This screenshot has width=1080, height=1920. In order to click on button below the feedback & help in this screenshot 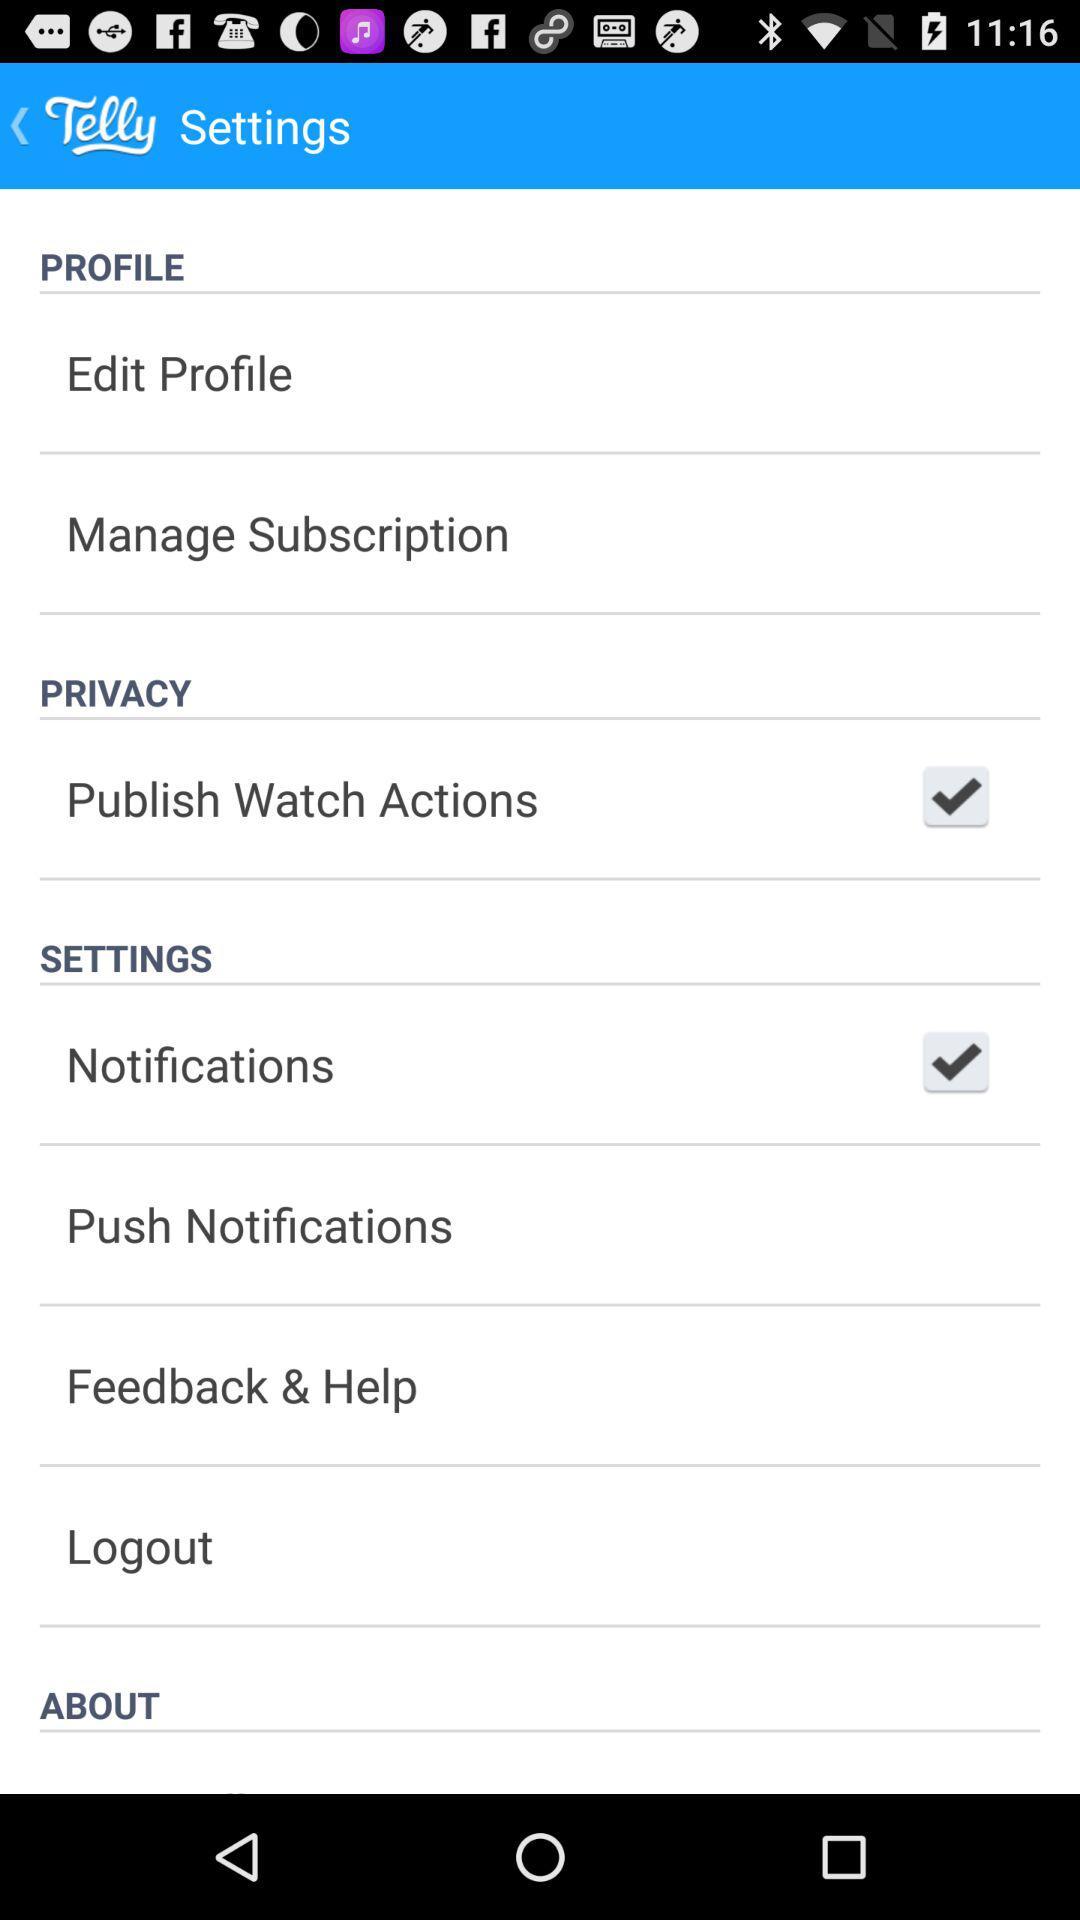, I will do `click(540, 1544)`.